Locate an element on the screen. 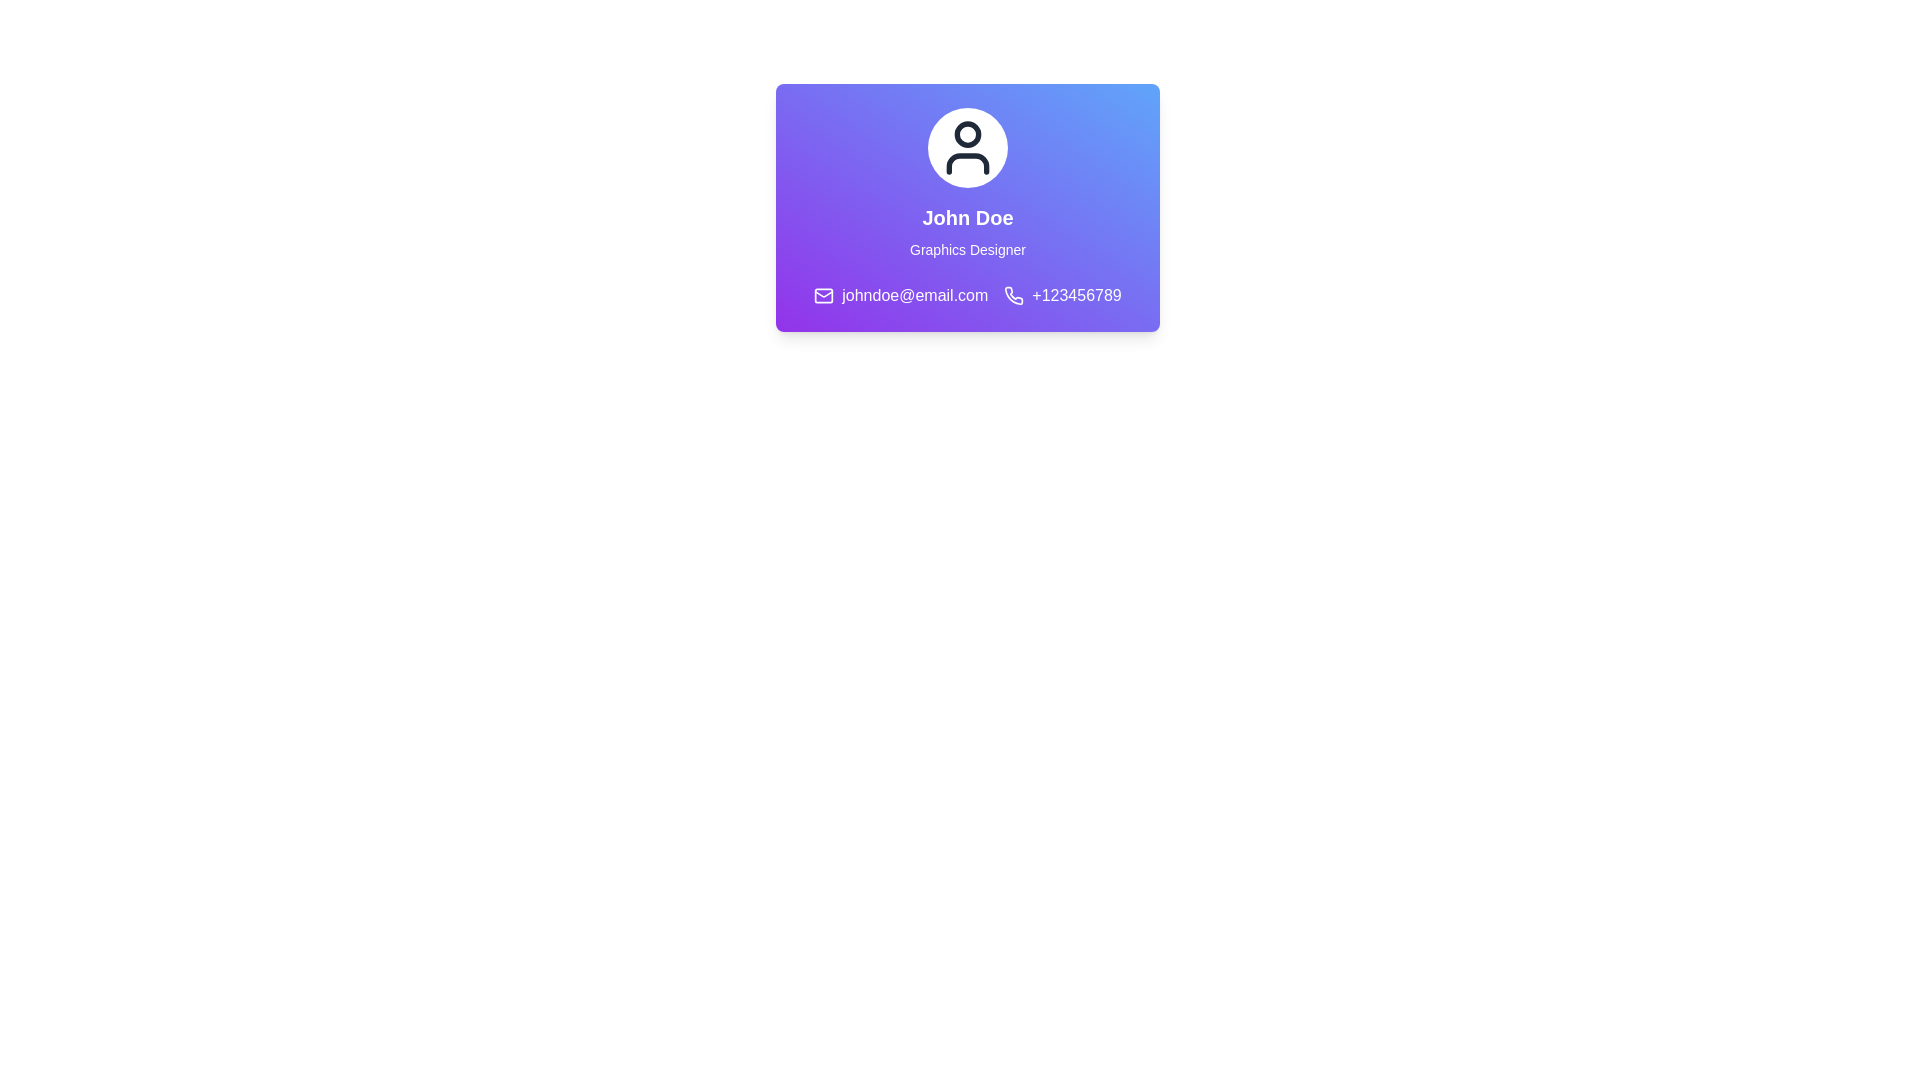 Image resolution: width=1920 pixels, height=1080 pixels. the text label displaying the email 'johndoe@email.com' which is located in the middle section of the card UI, to the left of the phone number and its icon is located at coordinates (900, 296).